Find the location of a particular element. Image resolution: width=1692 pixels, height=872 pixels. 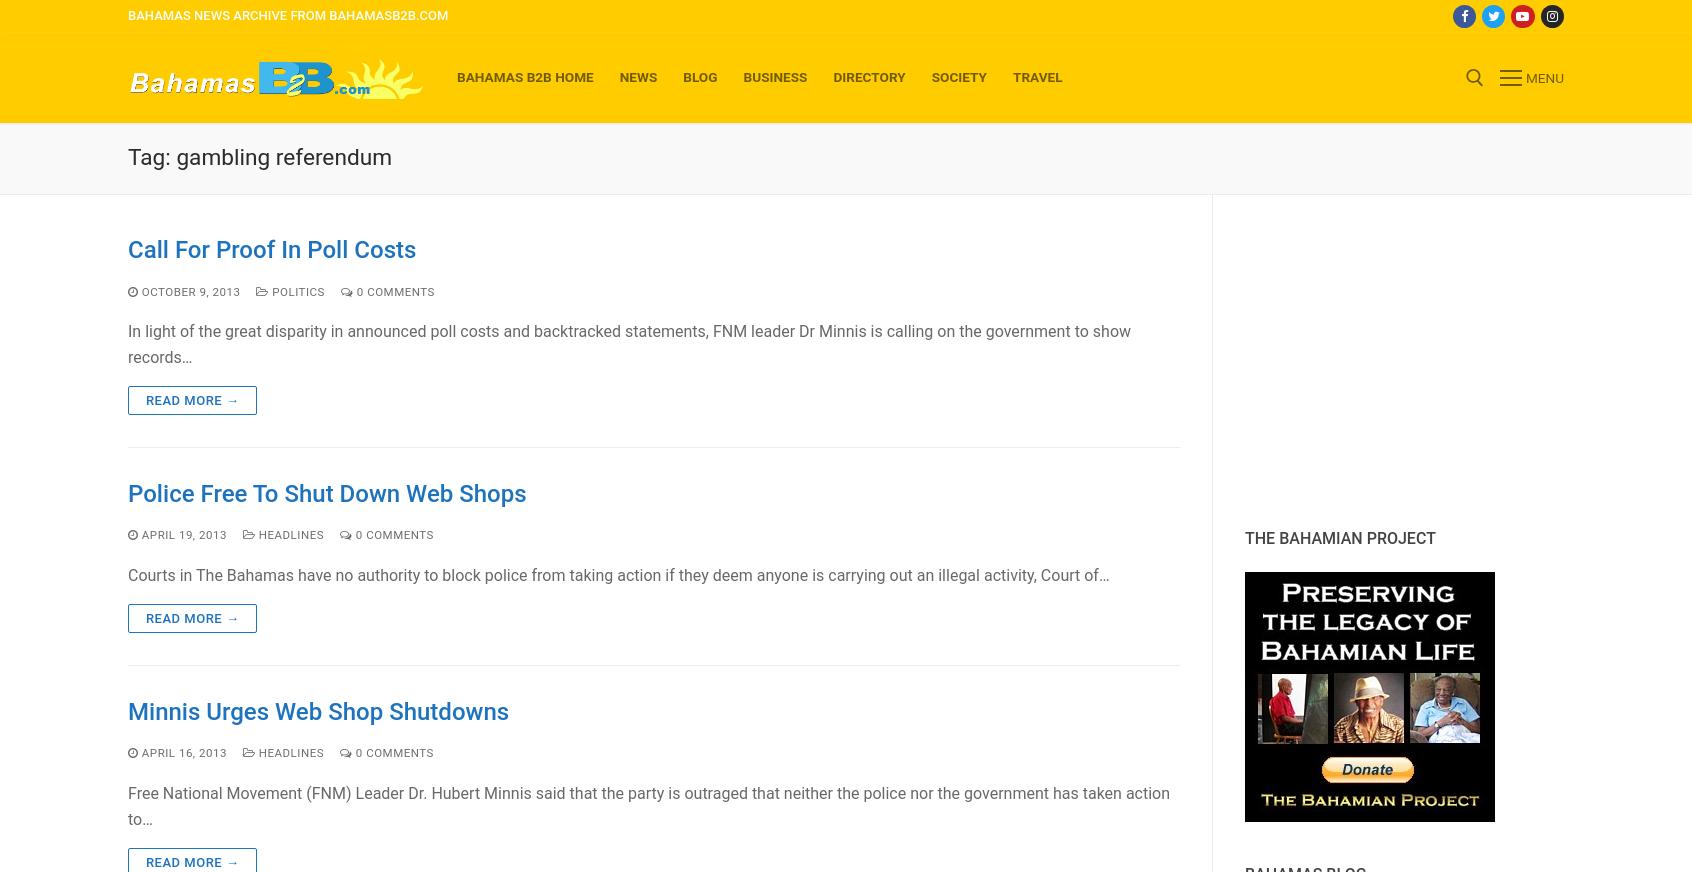

'News' is located at coordinates (638, 75).